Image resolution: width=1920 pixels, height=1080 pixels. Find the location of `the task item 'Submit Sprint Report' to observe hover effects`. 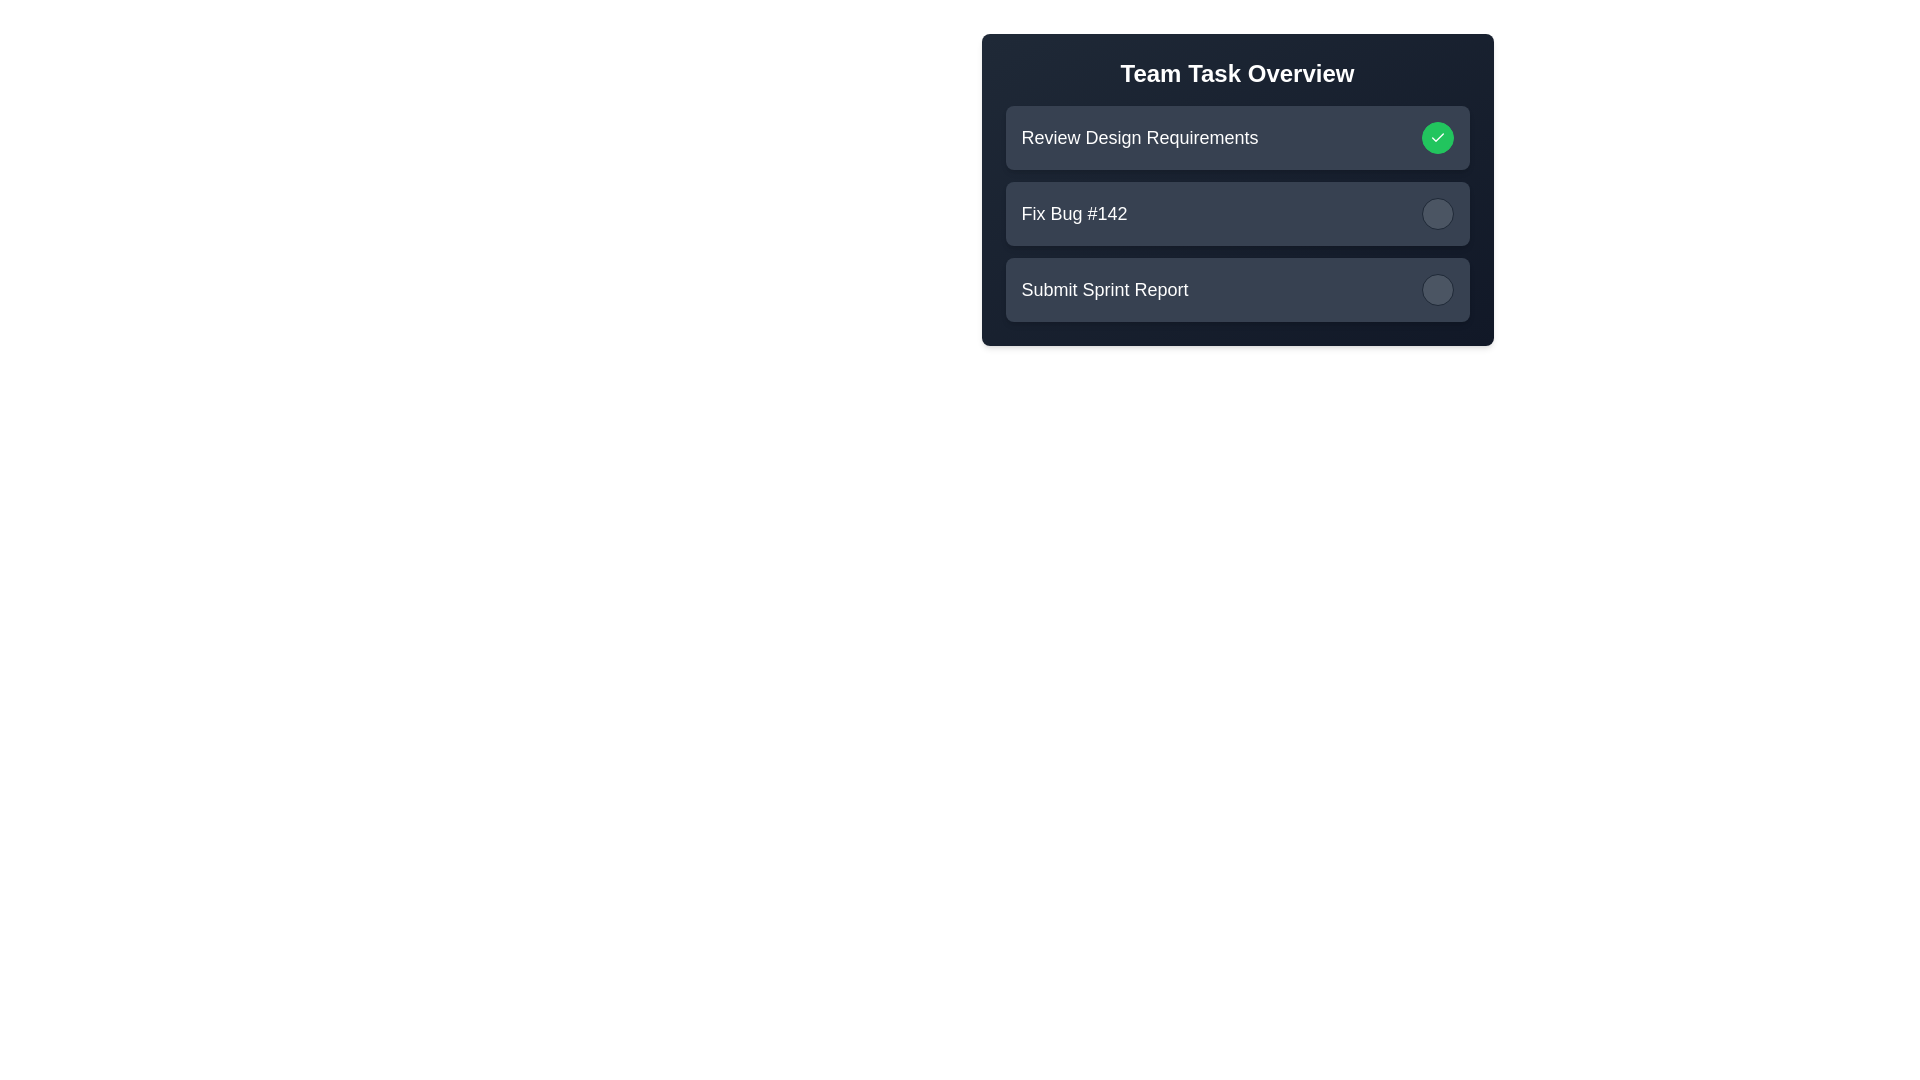

the task item 'Submit Sprint Report' to observe hover effects is located at coordinates (1236, 289).